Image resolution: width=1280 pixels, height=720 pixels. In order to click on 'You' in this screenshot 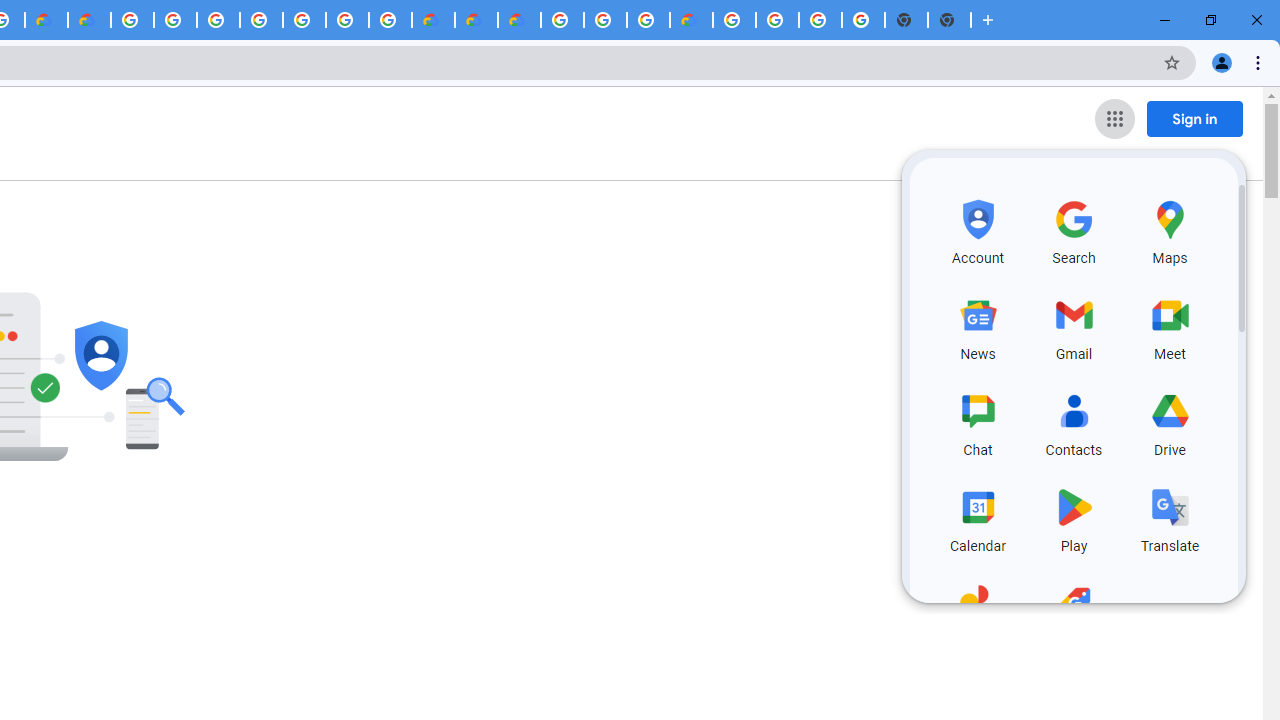, I will do `click(1220, 61)`.